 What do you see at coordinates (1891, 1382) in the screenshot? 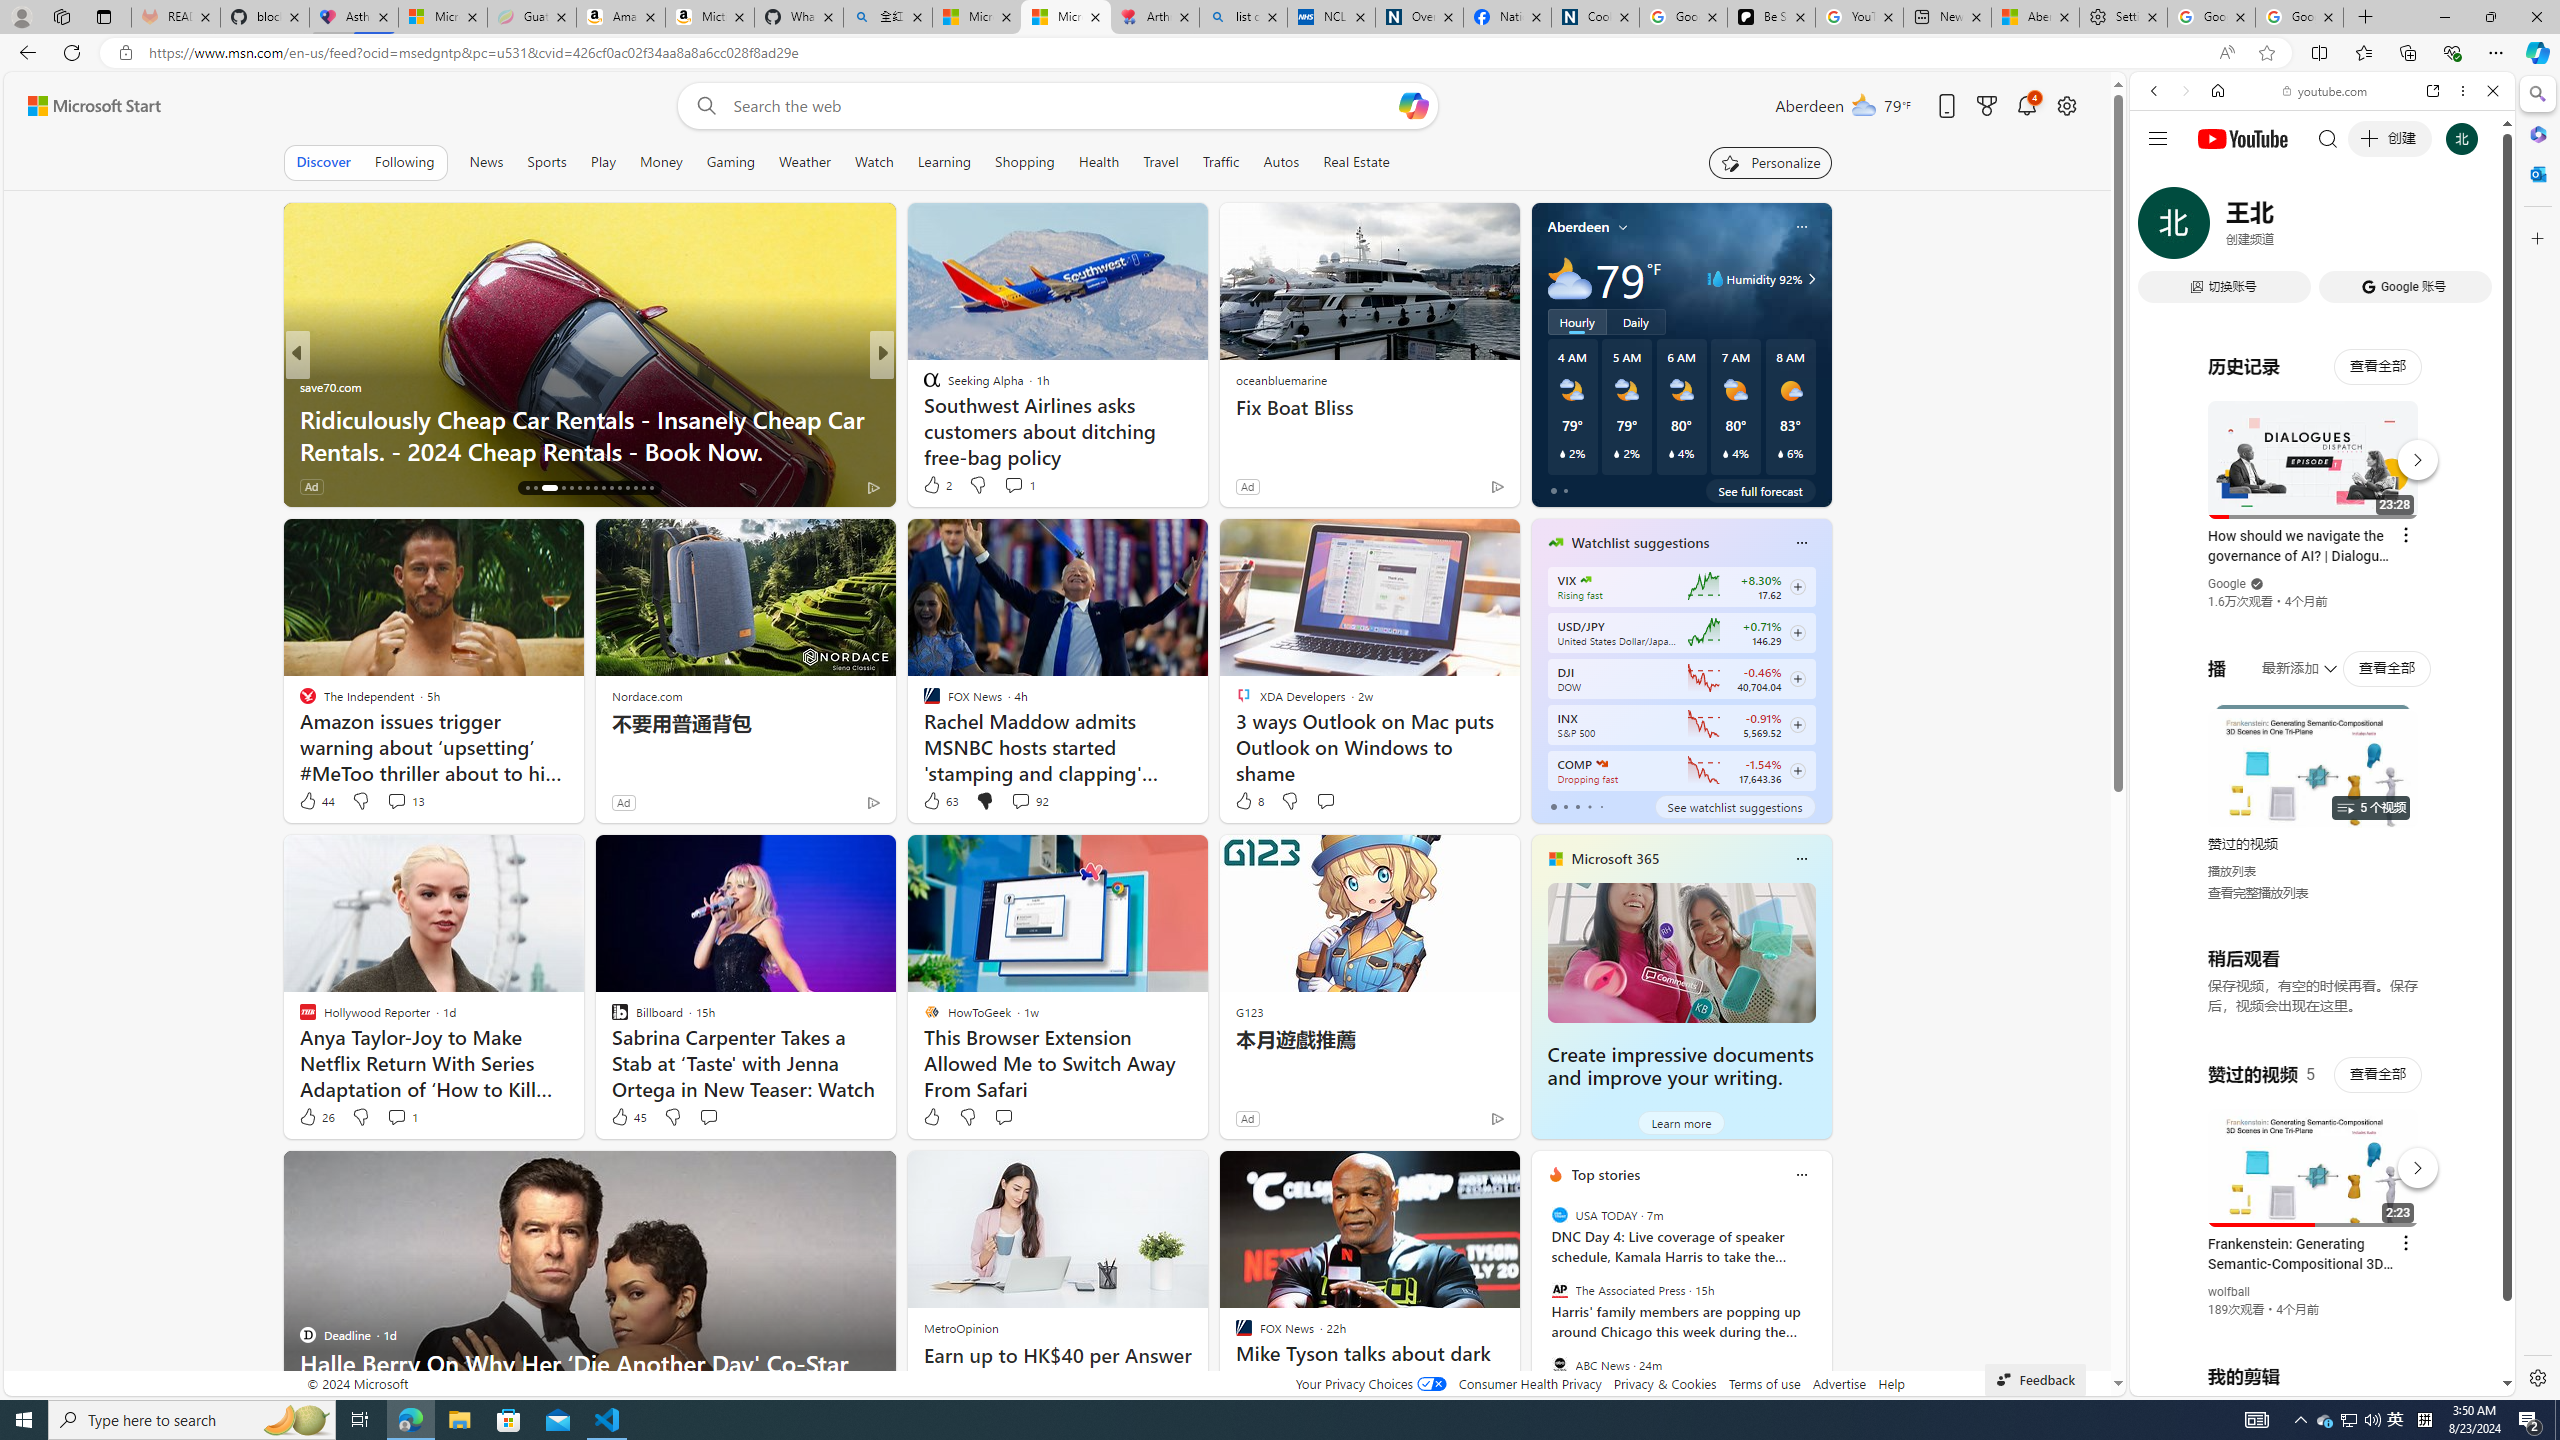
I see `'Help'` at bounding box center [1891, 1382].